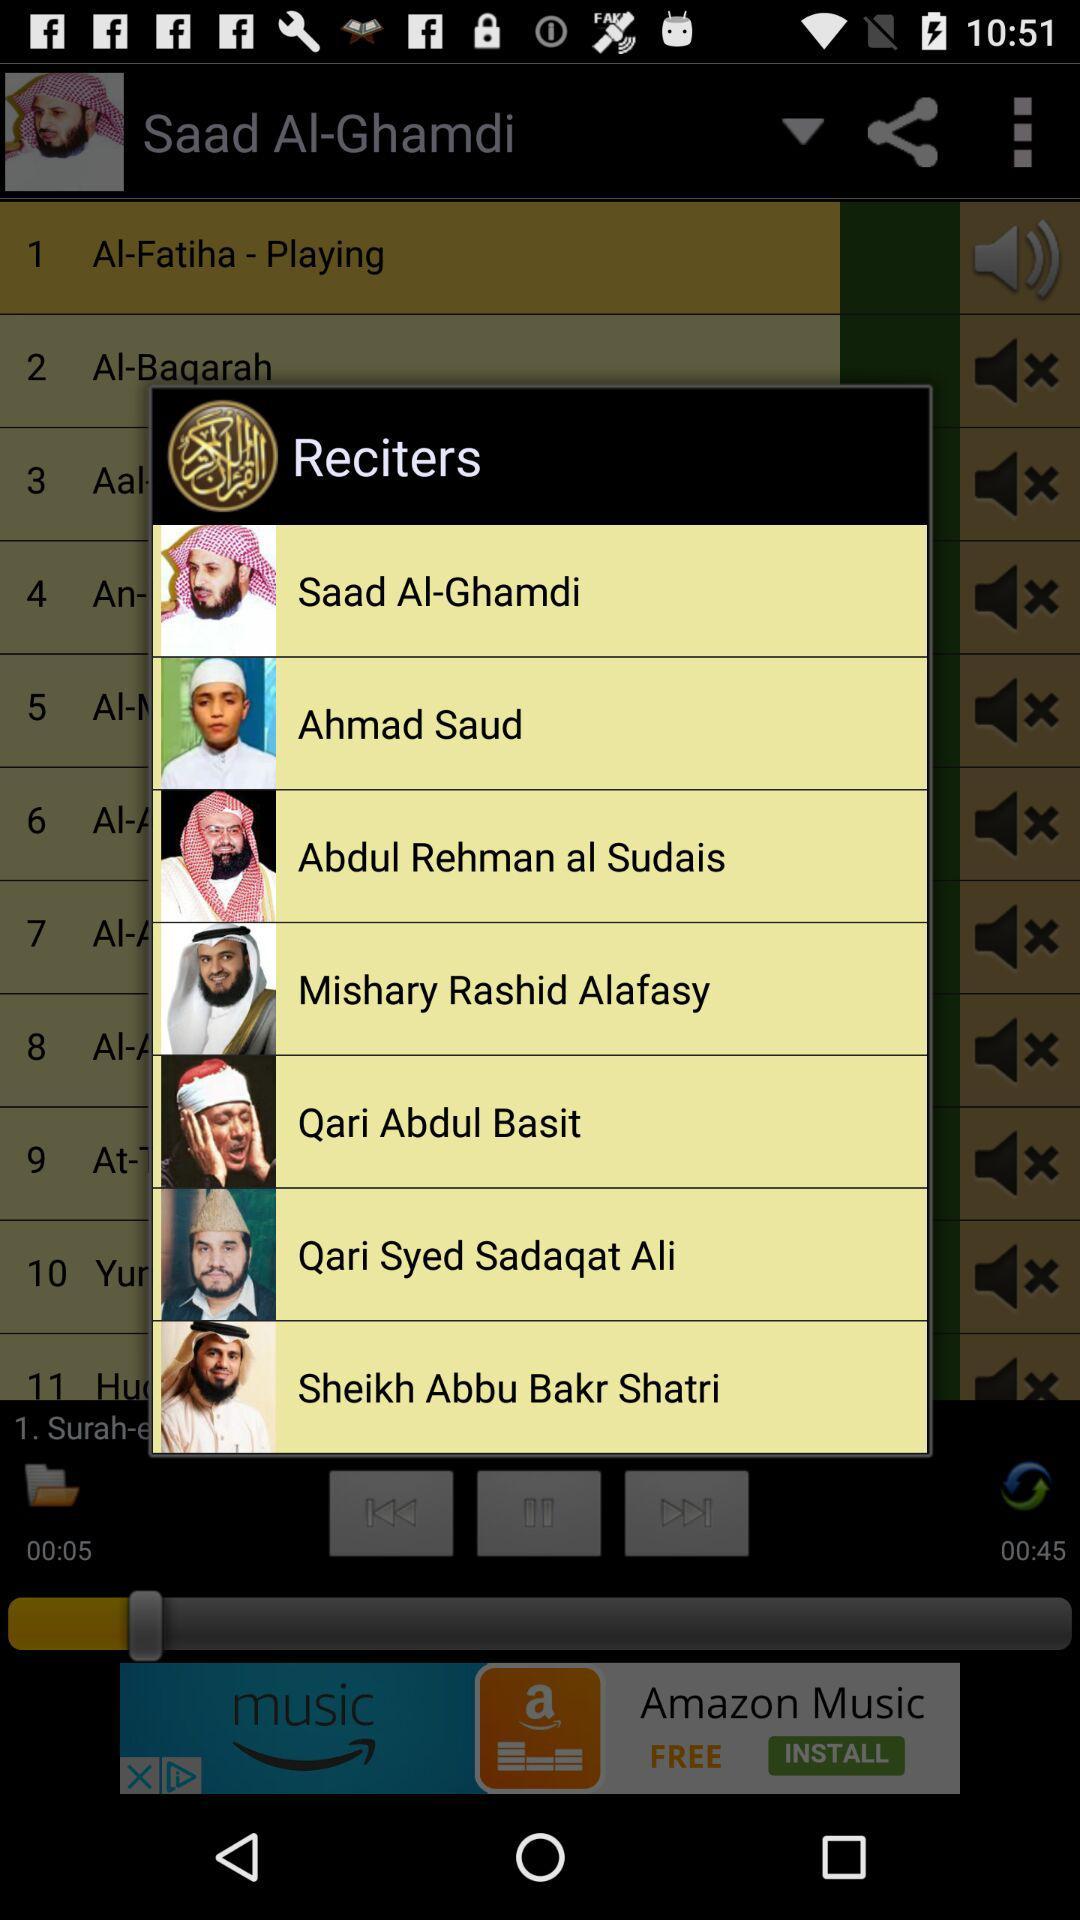  Describe the element at coordinates (1020, 140) in the screenshot. I see `the more icon` at that location.